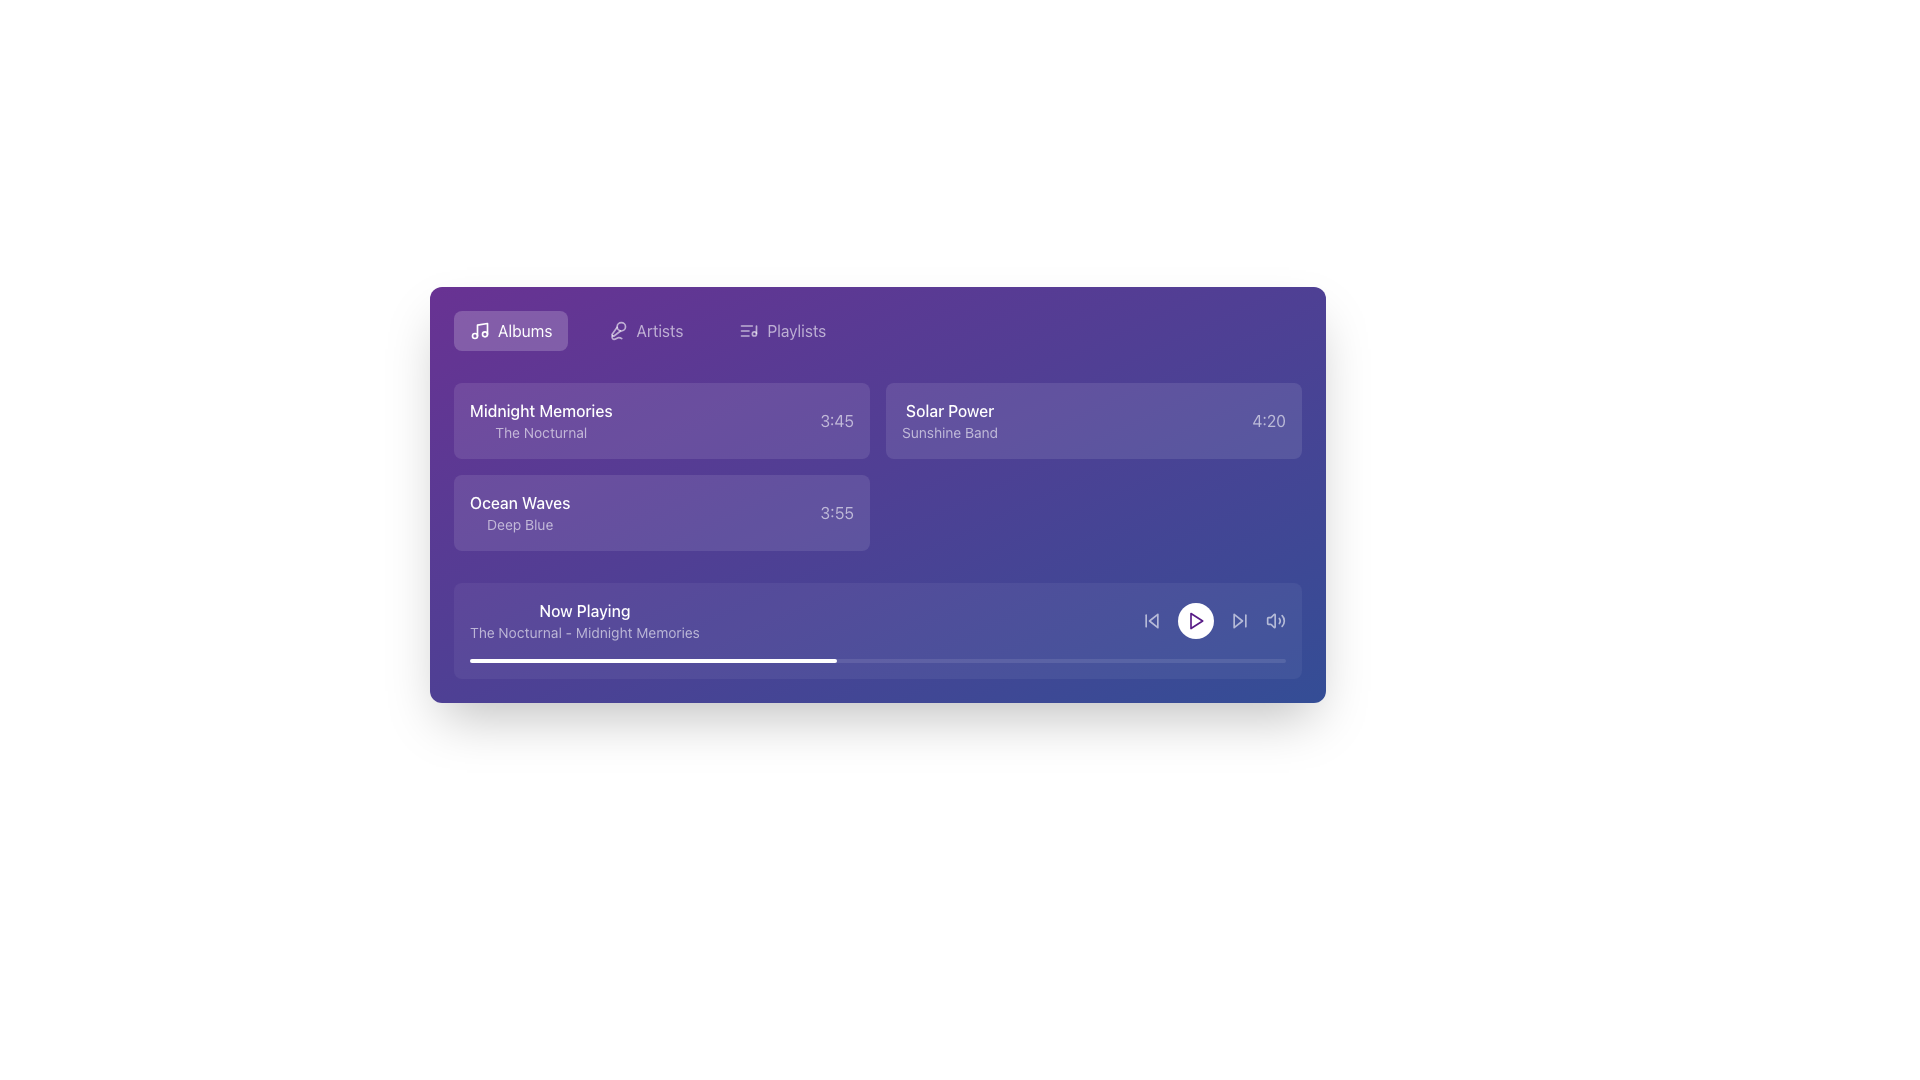 The height and width of the screenshot is (1080, 1920). What do you see at coordinates (1152, 620) in the screenshot?
I see `the skip-backward button, which is a white triangular icon pointing left, located on the control bar of the media player interface, to skip to the previous track` at bounding box center [1152, 620].